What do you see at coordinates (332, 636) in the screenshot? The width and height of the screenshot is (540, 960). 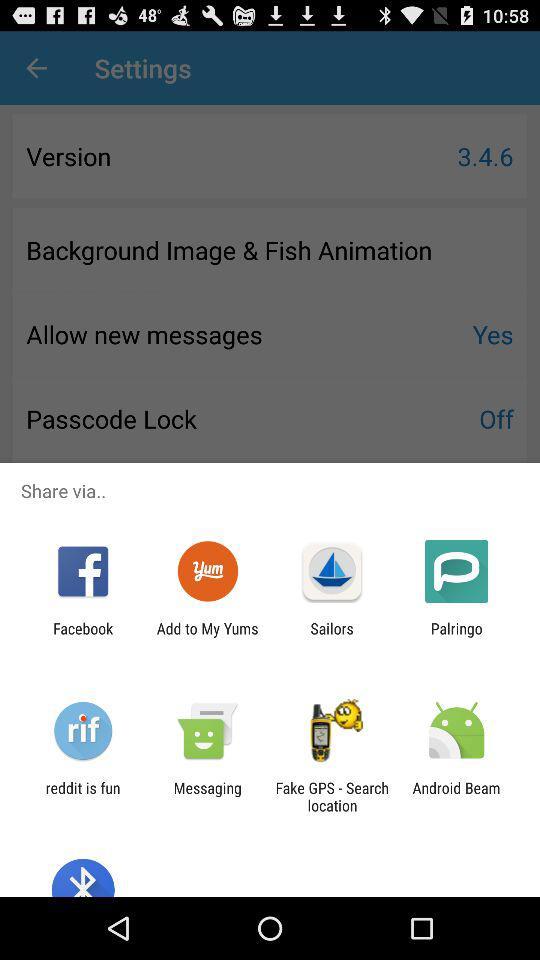 I see `the app next to the palringo item` at bounding box center [332, 636].